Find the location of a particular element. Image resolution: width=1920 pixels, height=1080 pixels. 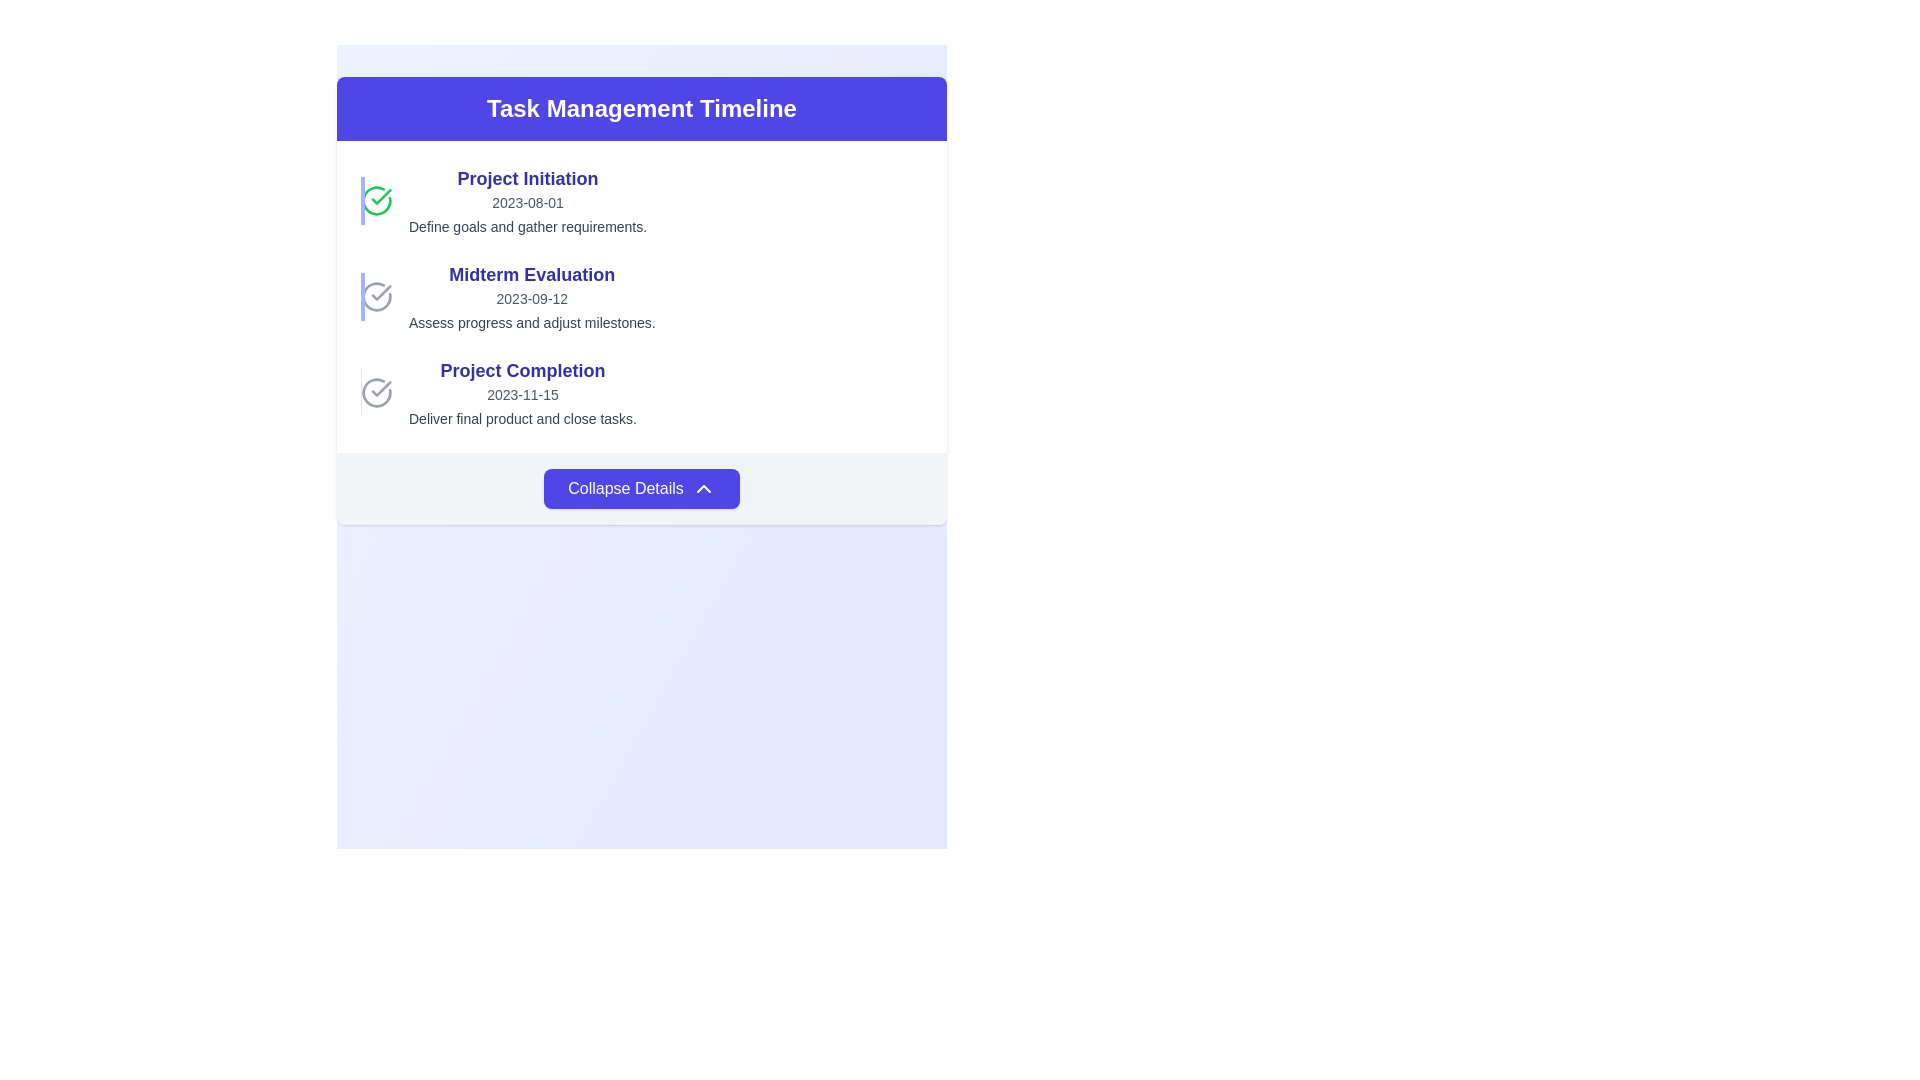

the collapse details icon, which is located to the right of the 'Collapse Details' text and within a button styled with a blue background and white text at the bottom of the interface is located at coordinates (703, 489).